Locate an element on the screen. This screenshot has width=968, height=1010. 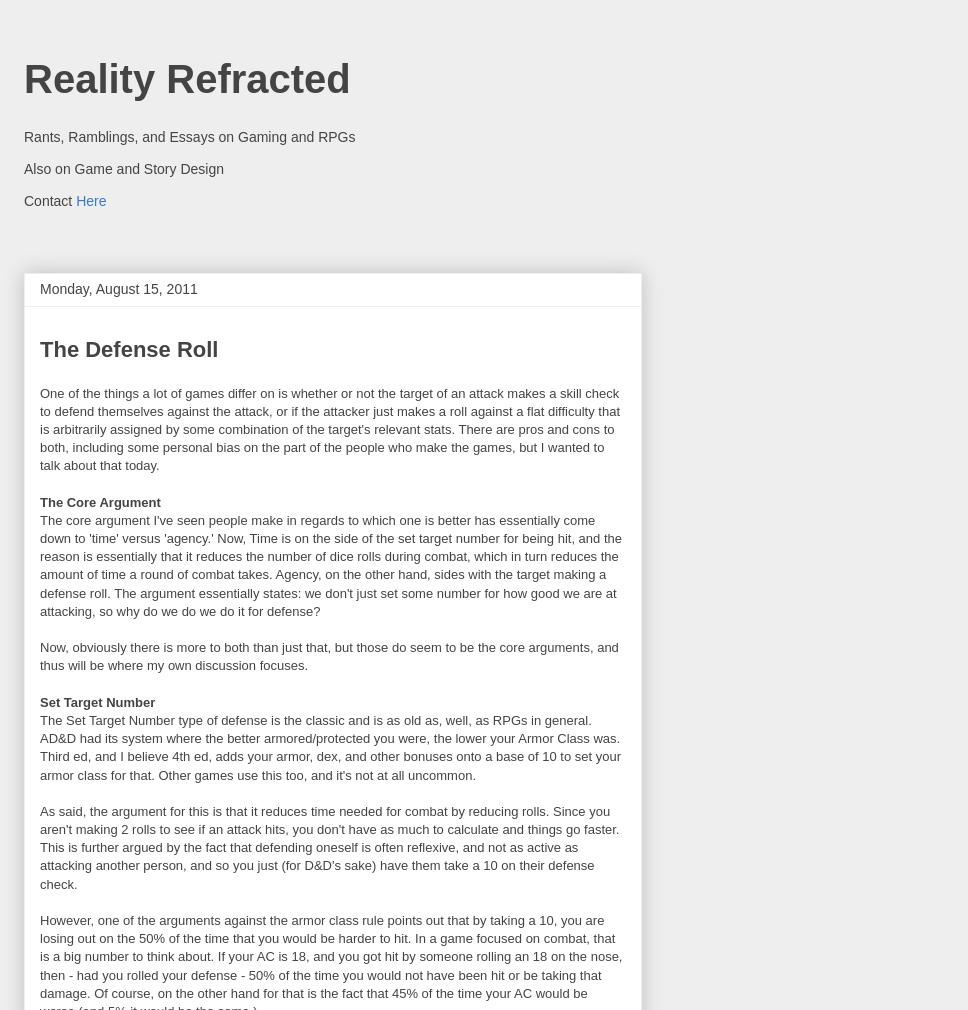
'The Set Target Number type of defense is the classic and is as old as, well, as RPGs in general. AD&D had its system where the better armored/protected you were, the lower your Armor Class was. Third ed, and I believe 4th ed, adds your armor, dex, and other bonuses onto a base of 10 to set your armor class for that. Other games use this too, and it's not at all uncommon.' is located at coordinates (330, 745).